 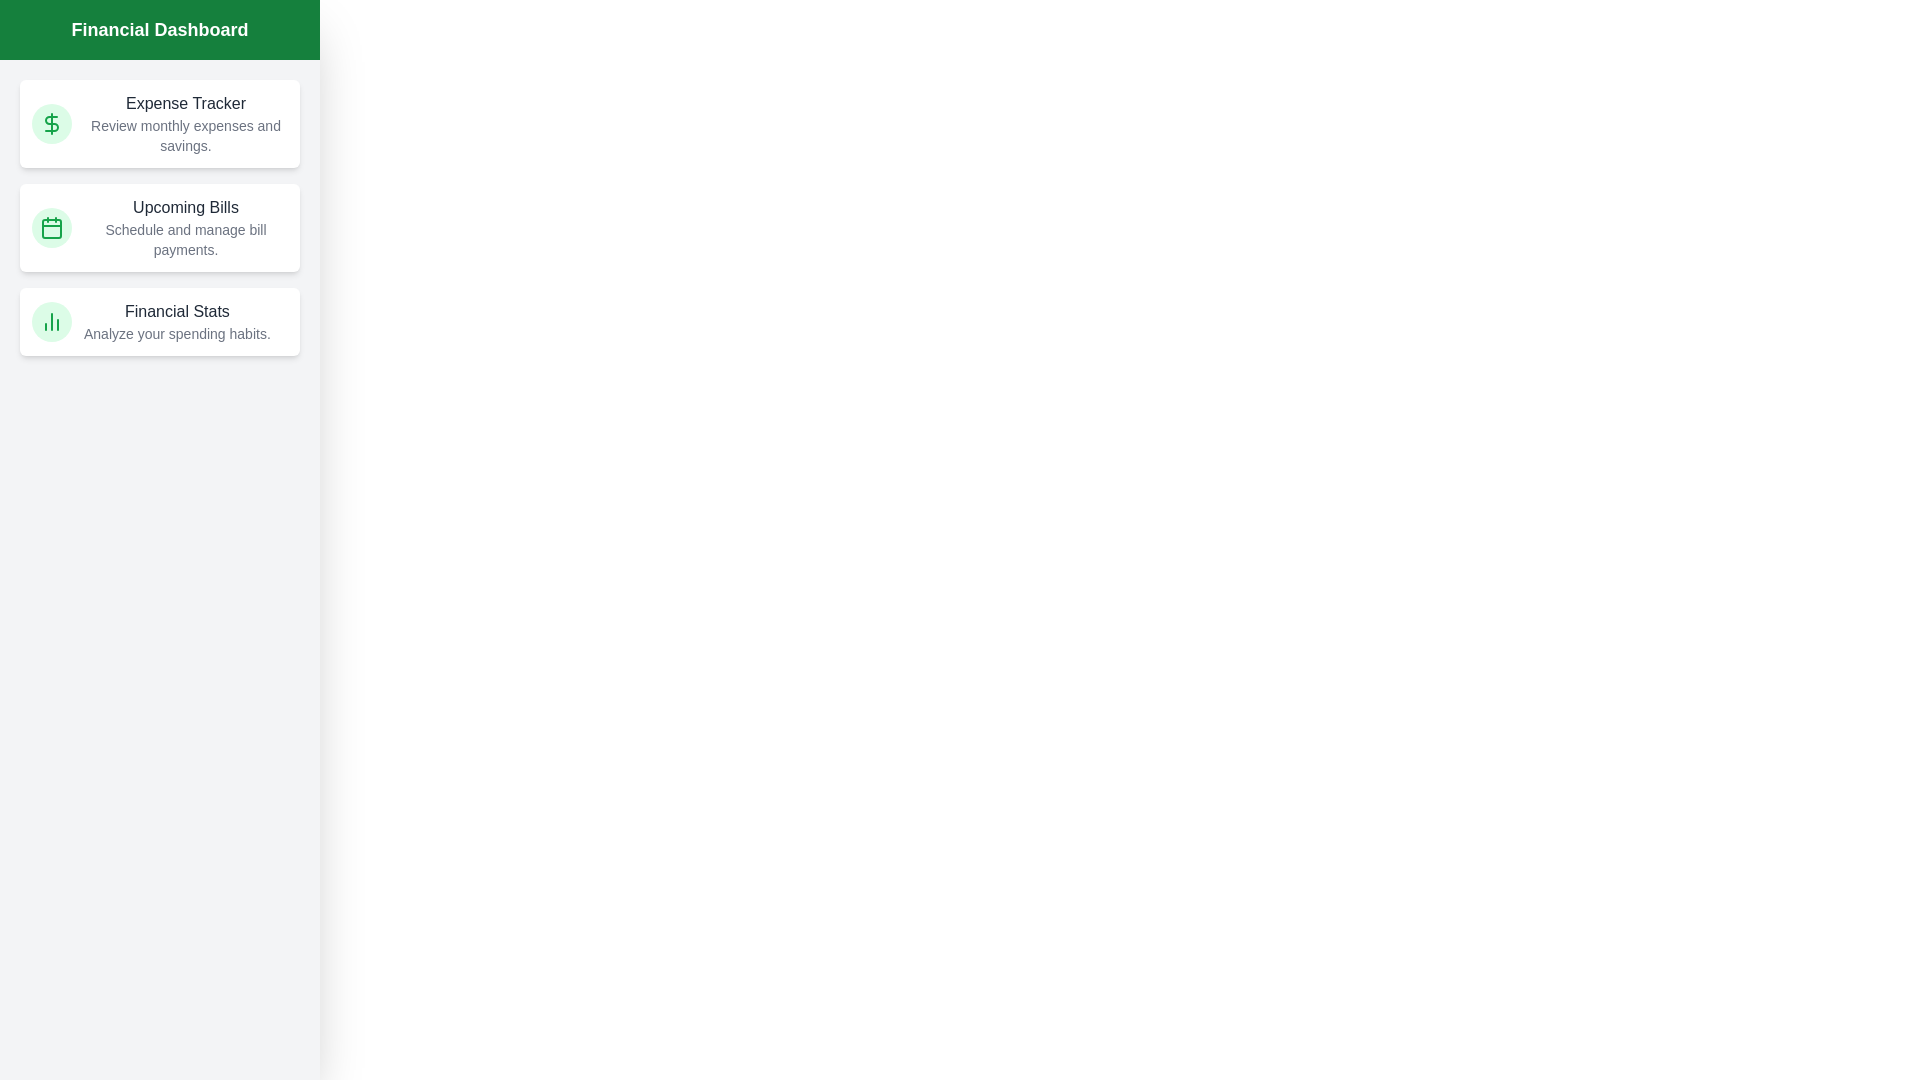 What do you see at coordinates (43, 43) in the screenshot?
I see `toggle button at the top-left corner to toggle the visibility of the drawer` at bounding box center [43, 43].